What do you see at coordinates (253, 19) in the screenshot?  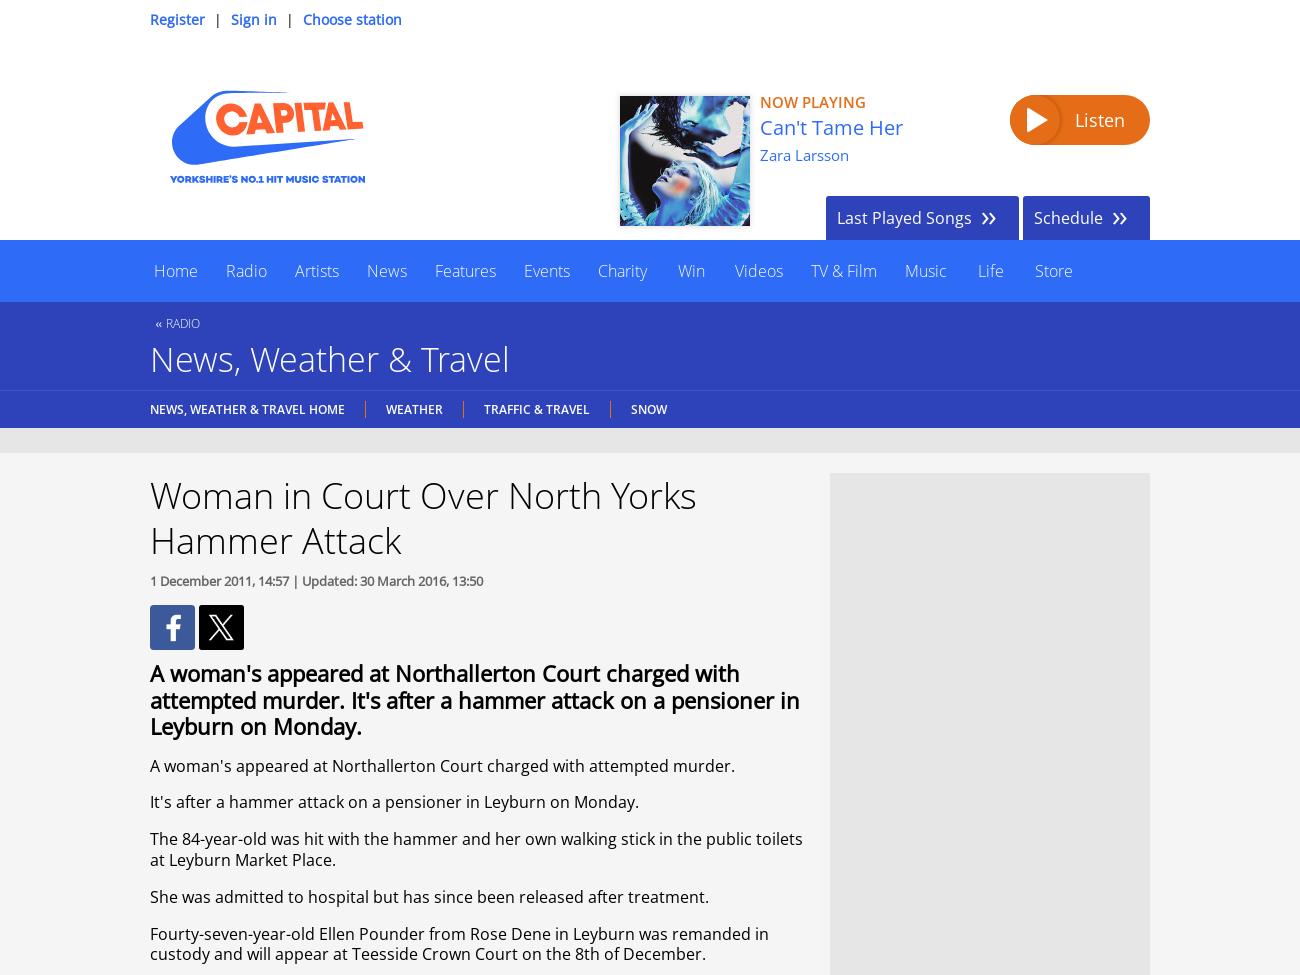 I see `'Sign in'` at bounding box center [253, 19].